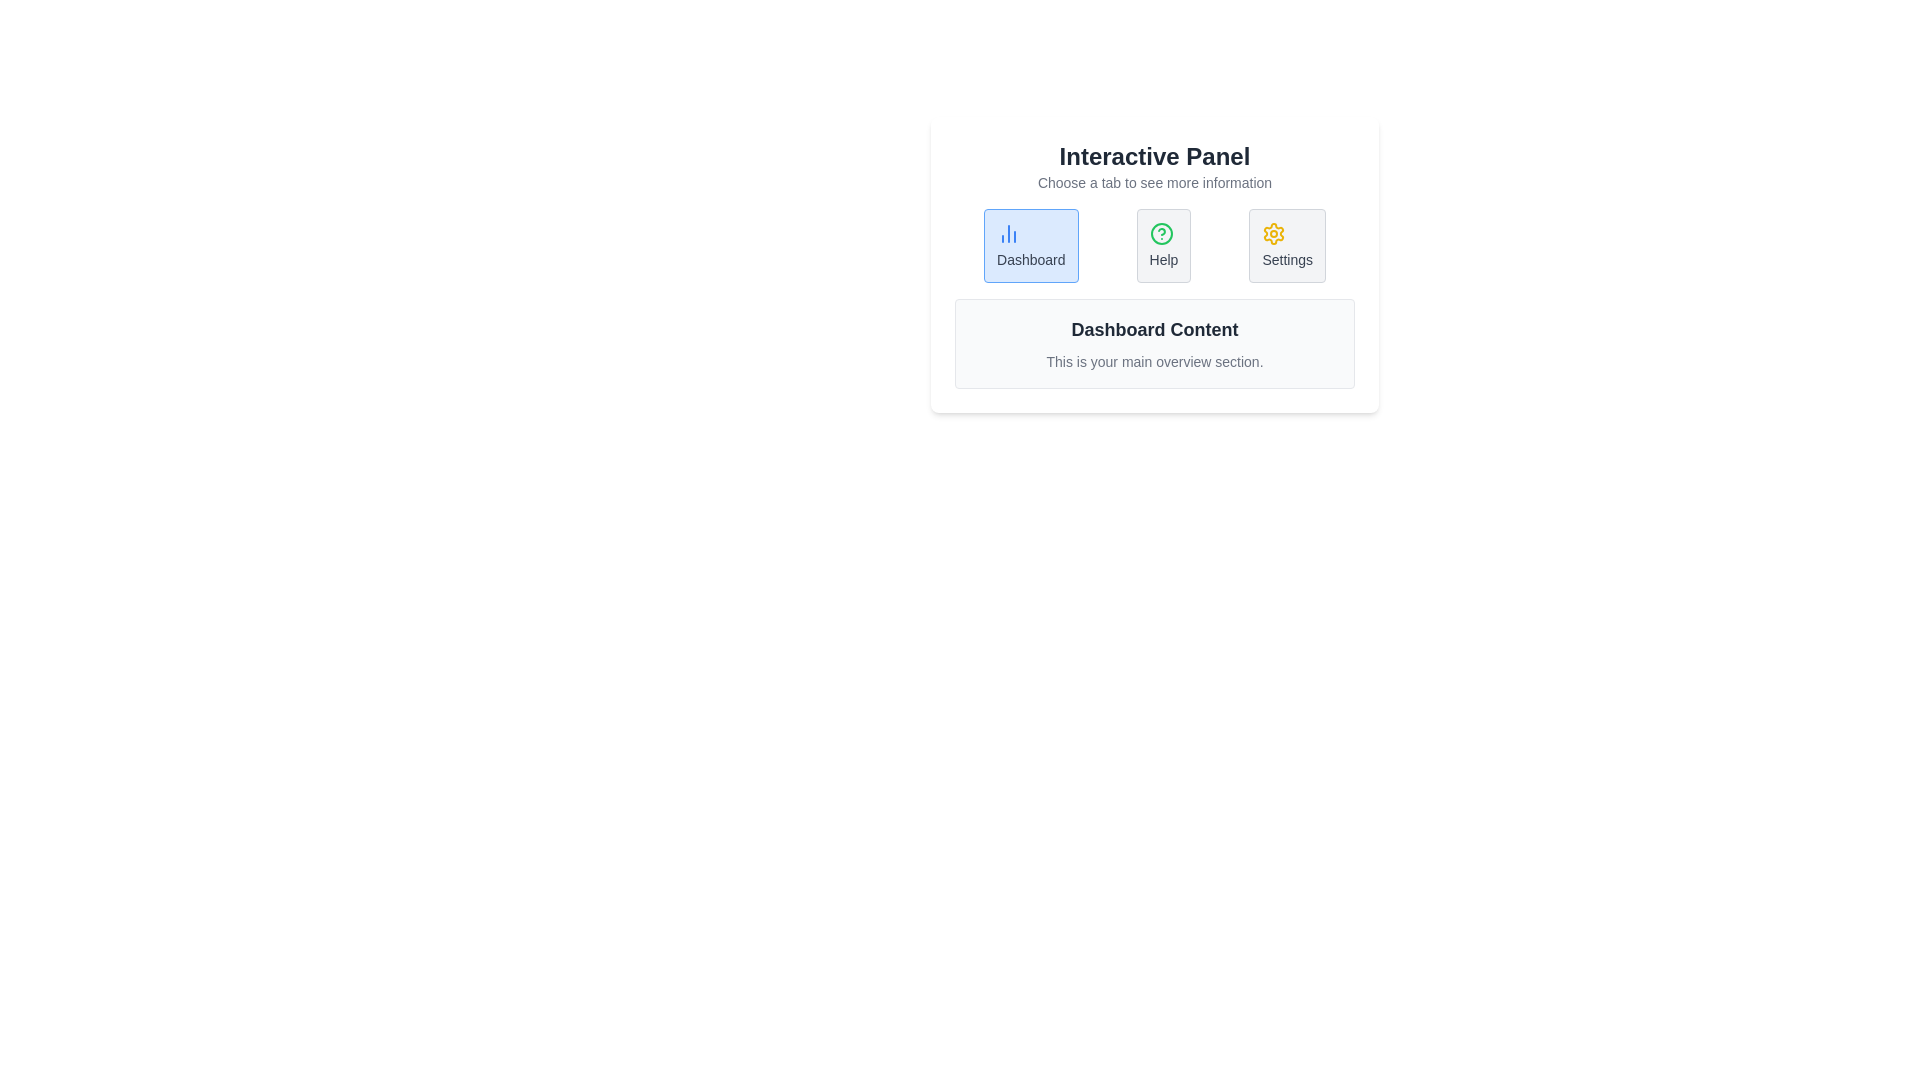 The width and height of the screenshot is (1920, 1080). I want to click on text of the 'Dashboard' label, which is styled with a small, bold font and gray color, located inside the first button of three options below the 'Interactive Panel' heading, so click(1031, 258).